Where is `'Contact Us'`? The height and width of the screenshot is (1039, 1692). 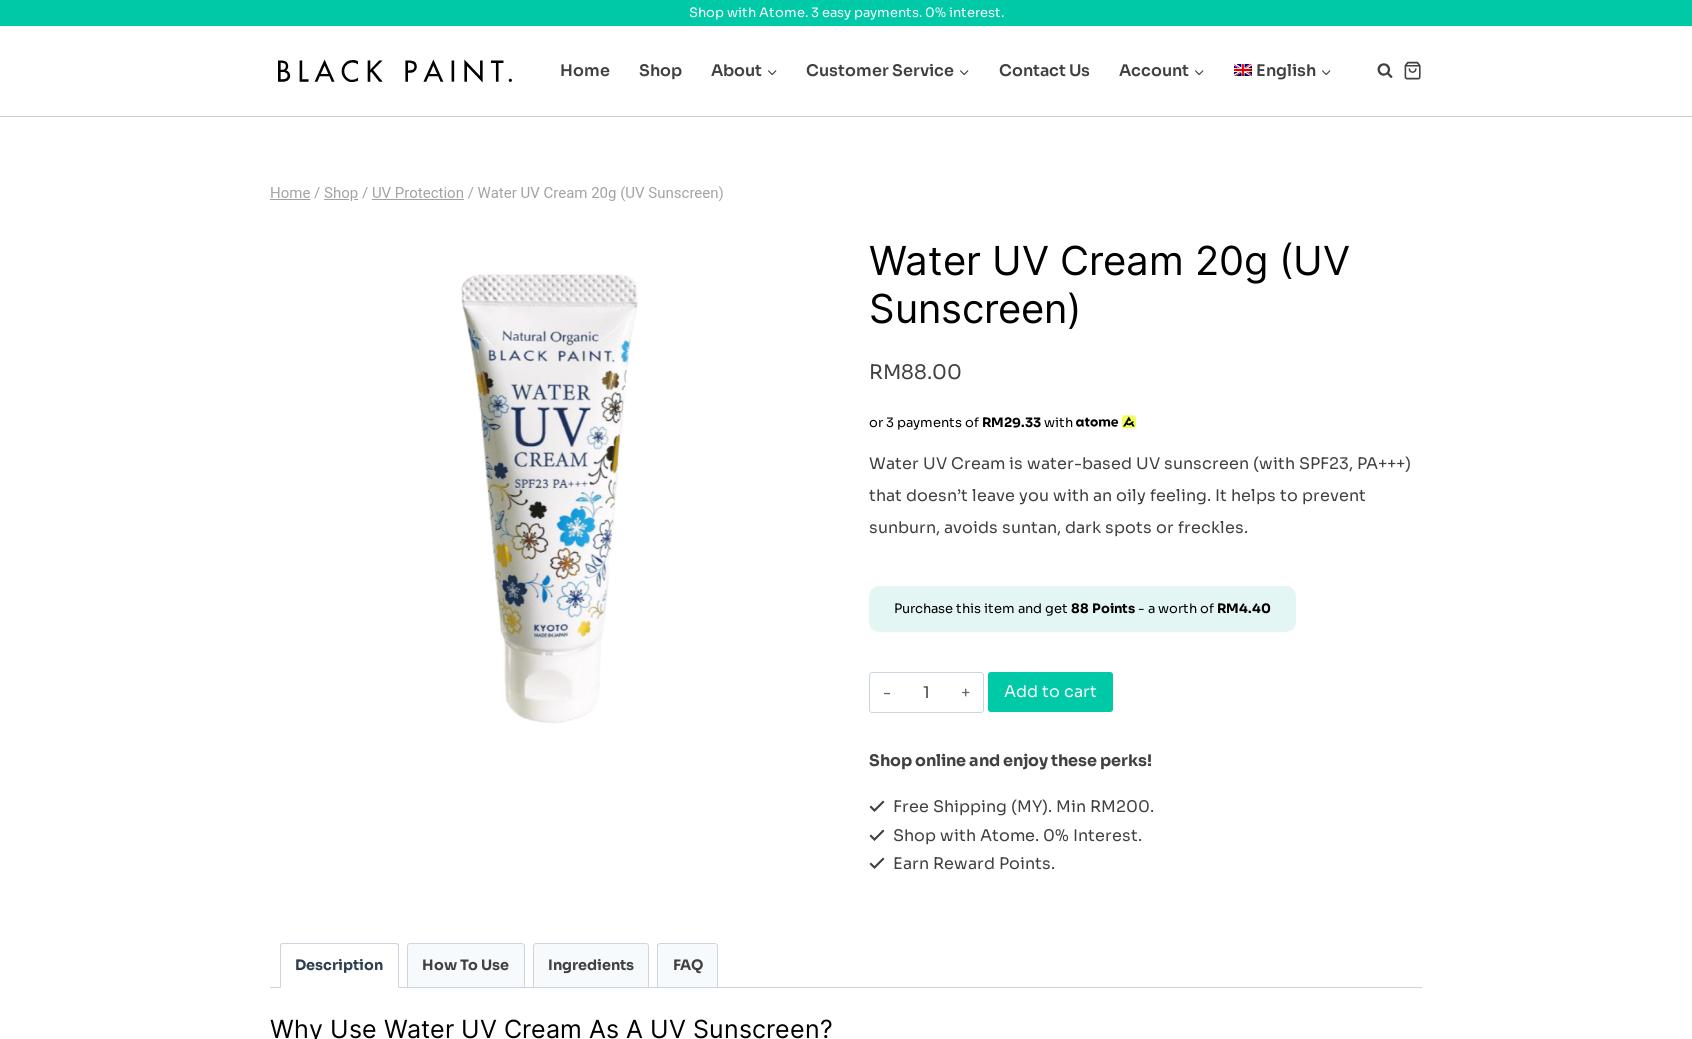 'Contact Us' is located at coordinates (1043, 69).